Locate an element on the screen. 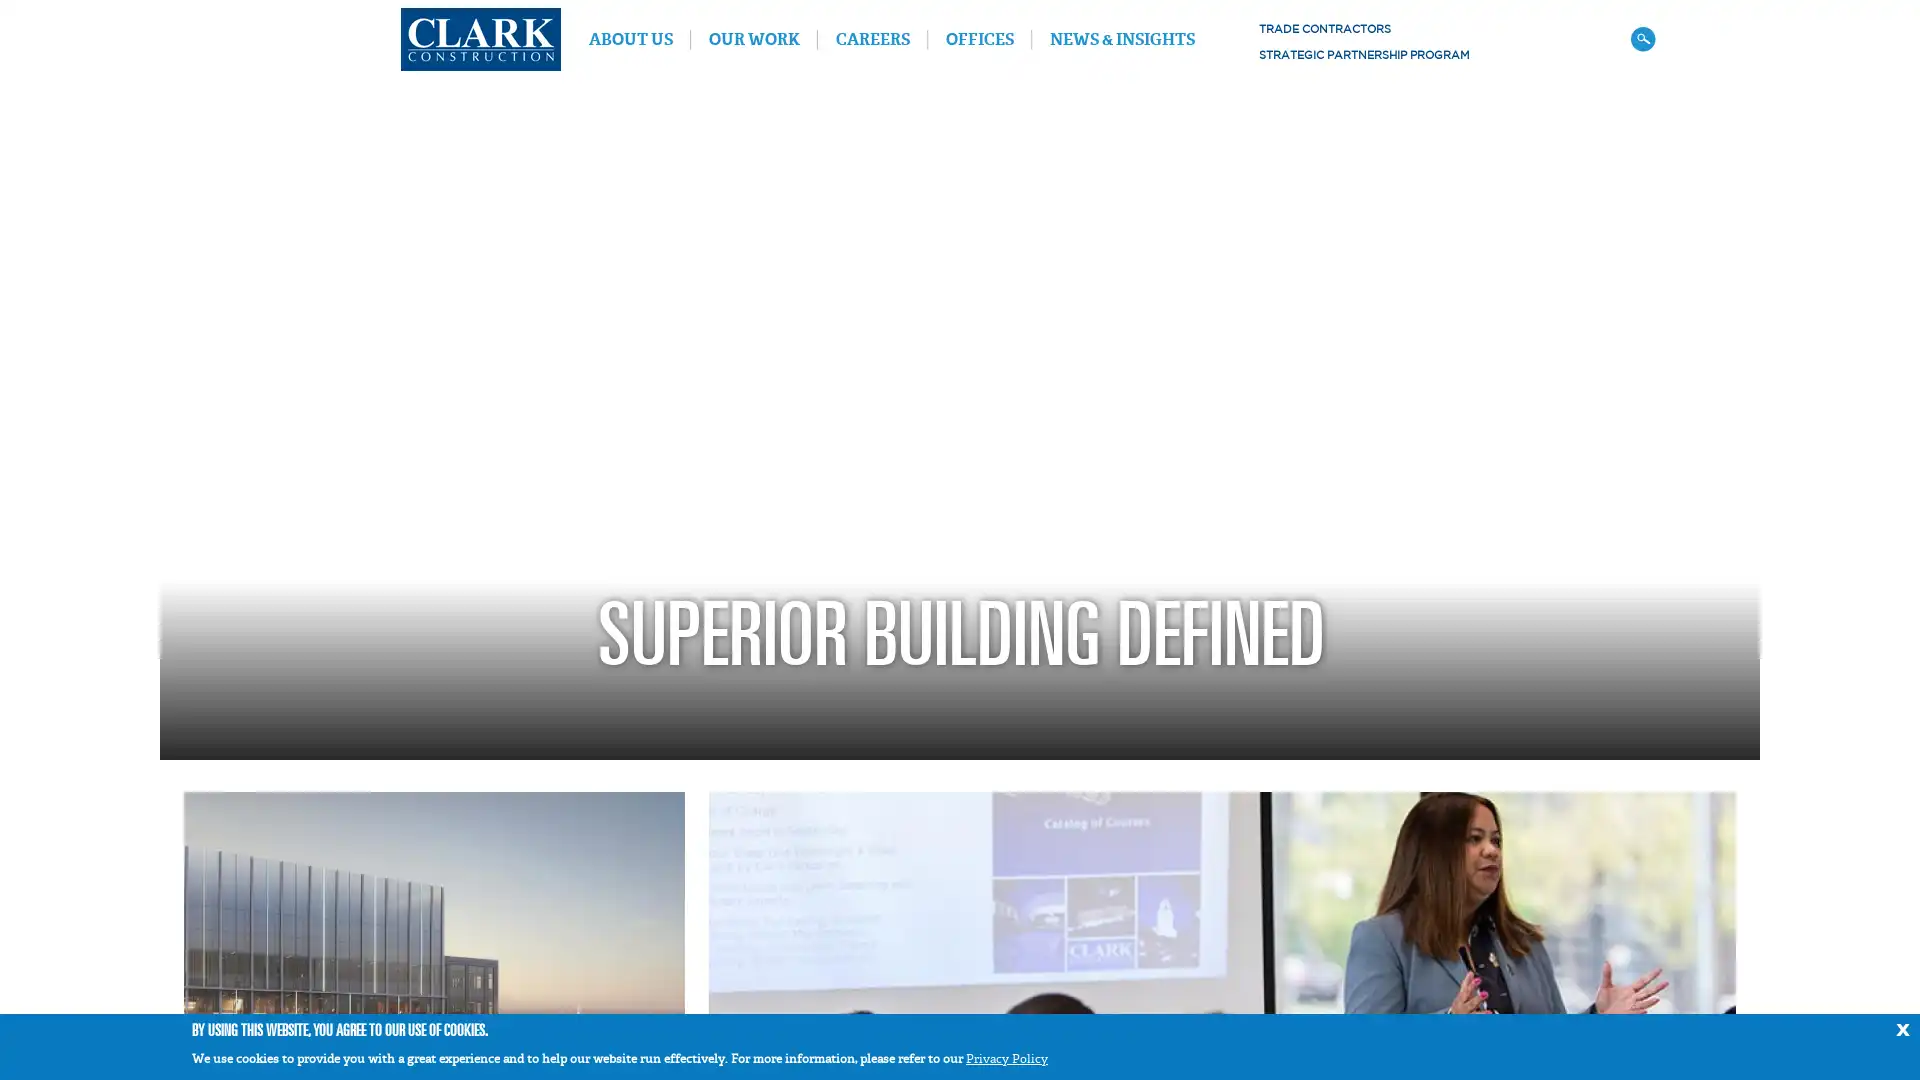  Search is located at coordinates (1642, 39).